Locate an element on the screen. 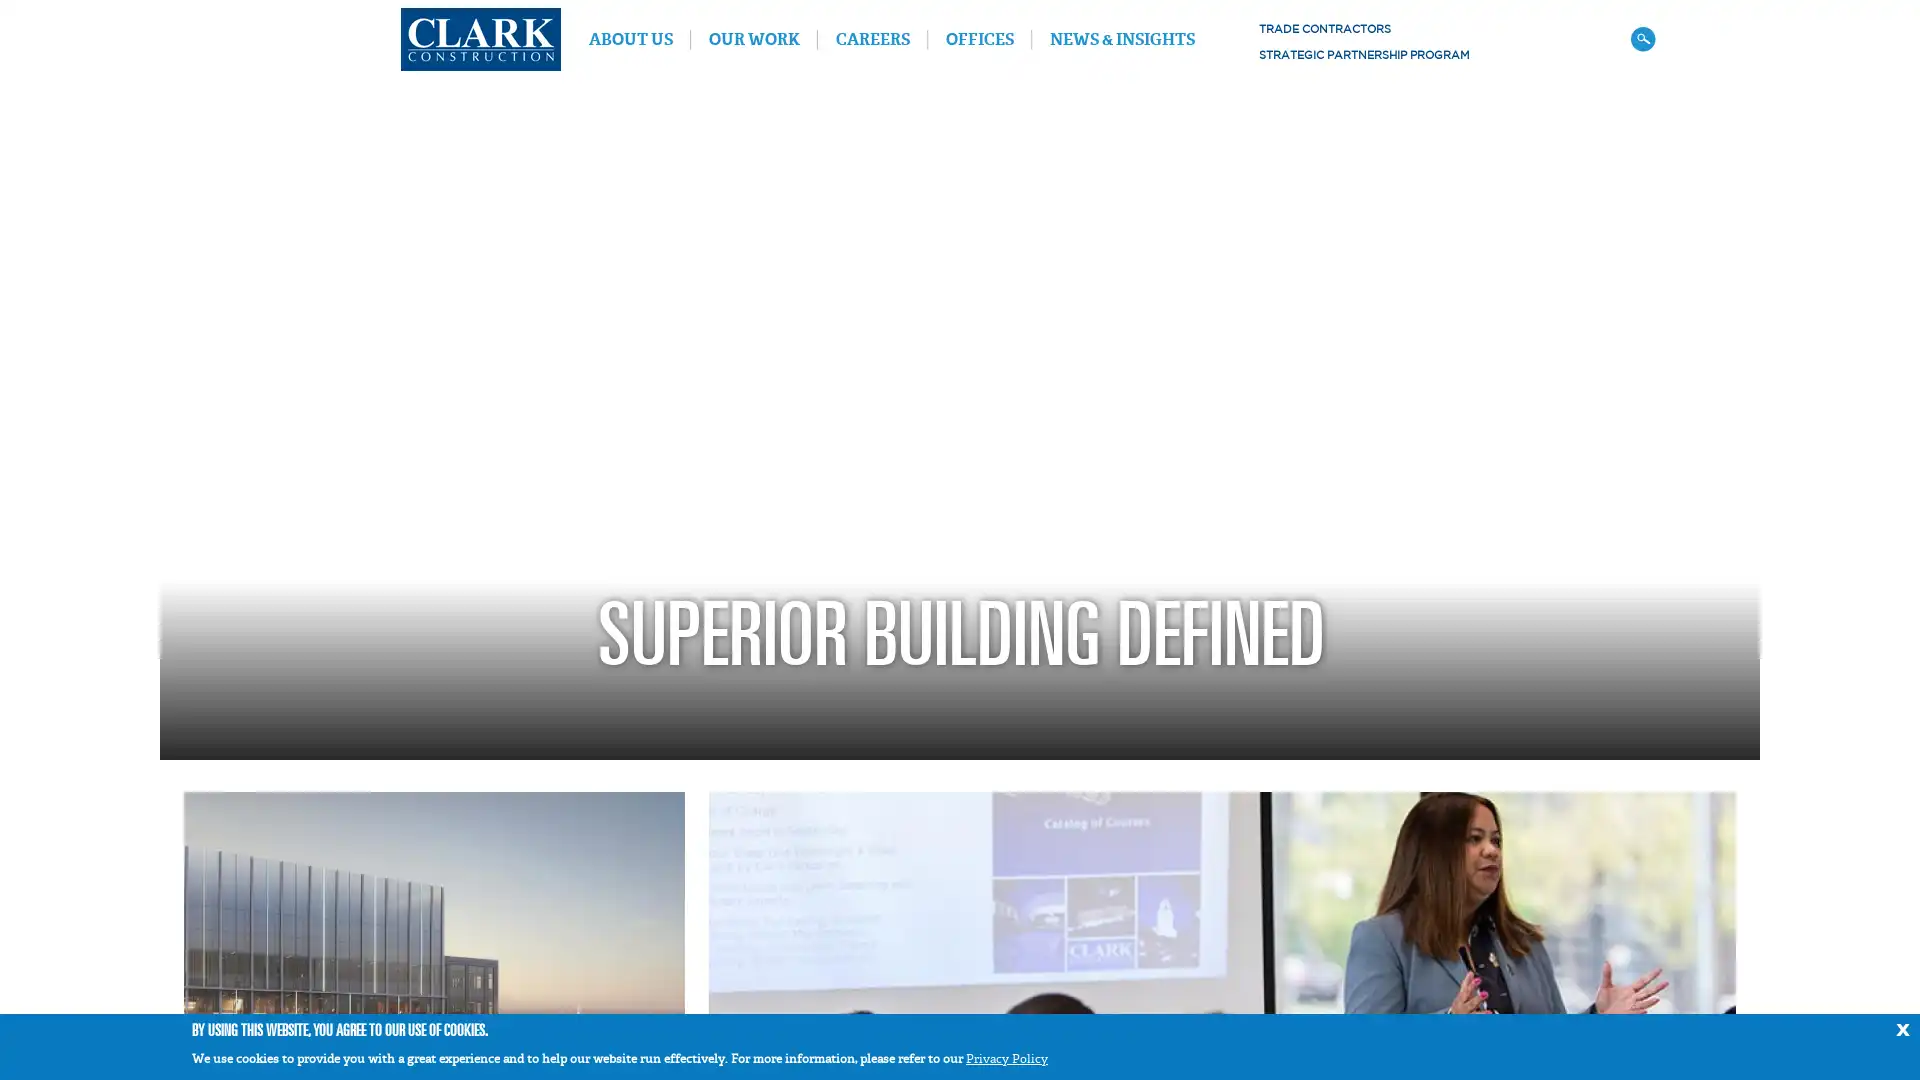  Search is located at coordinates (1642, 39).